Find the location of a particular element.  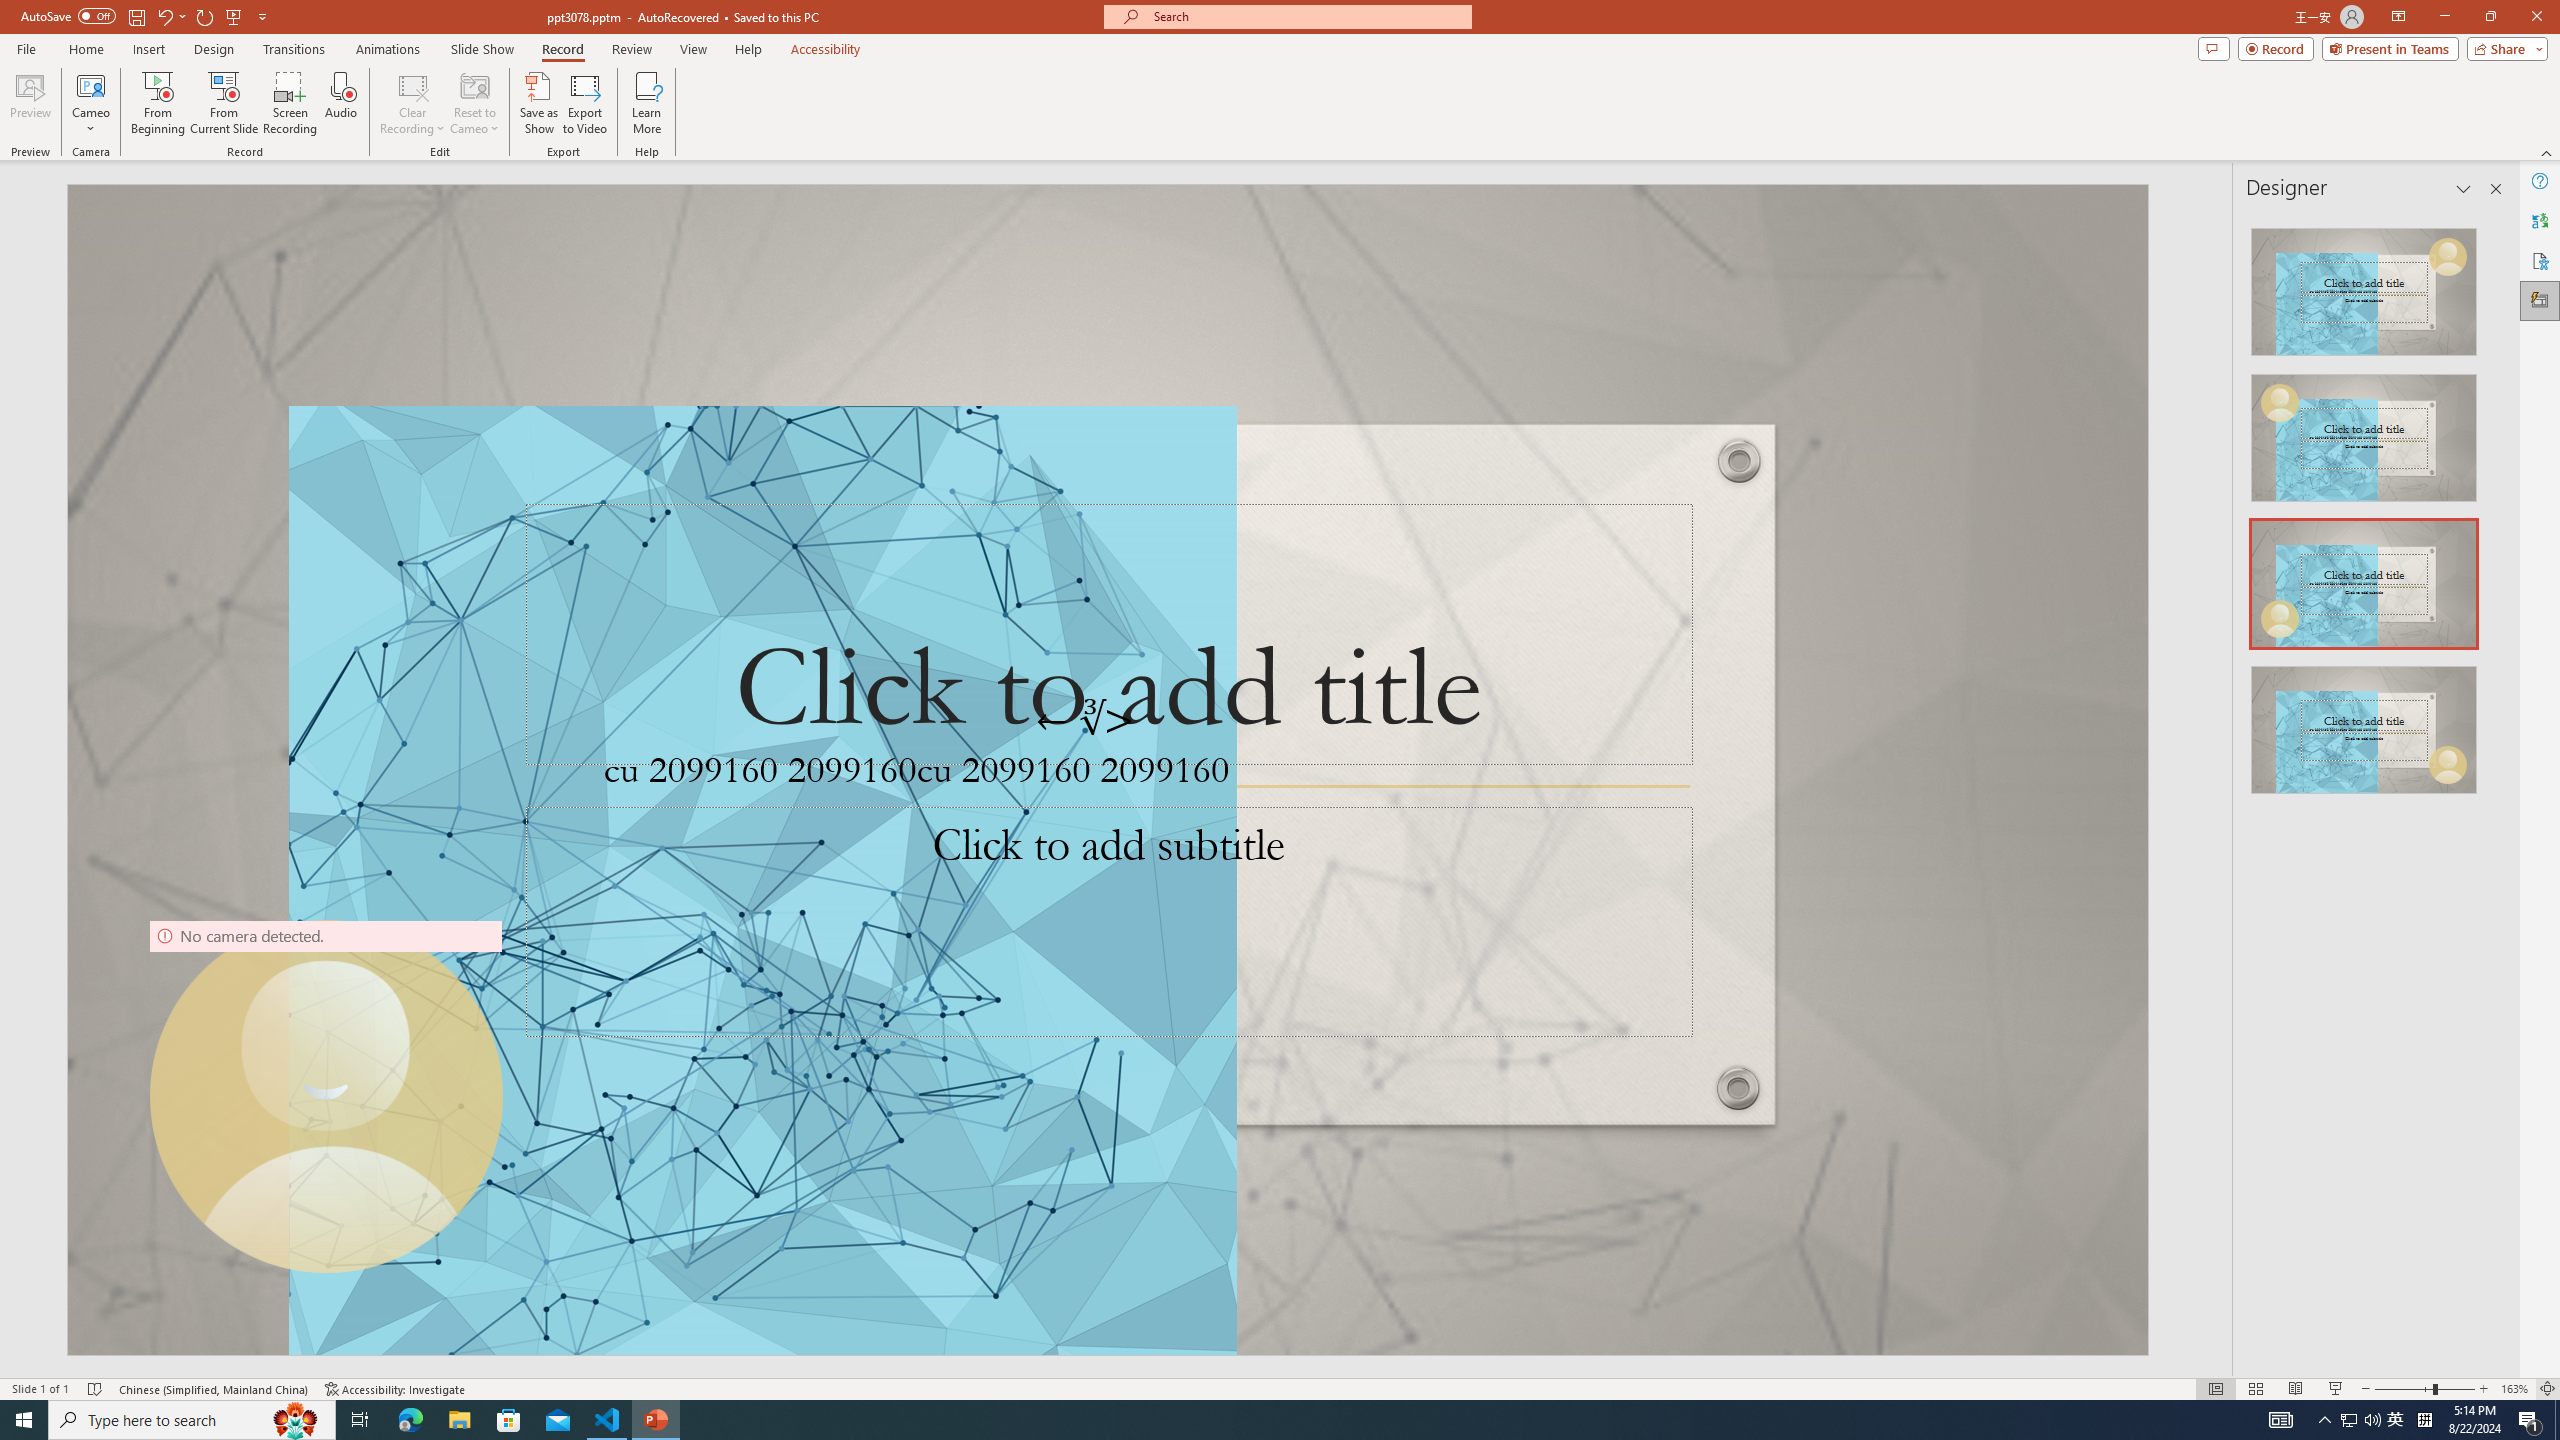

'Reset to Cameo' is located at coordinates (473, 103).